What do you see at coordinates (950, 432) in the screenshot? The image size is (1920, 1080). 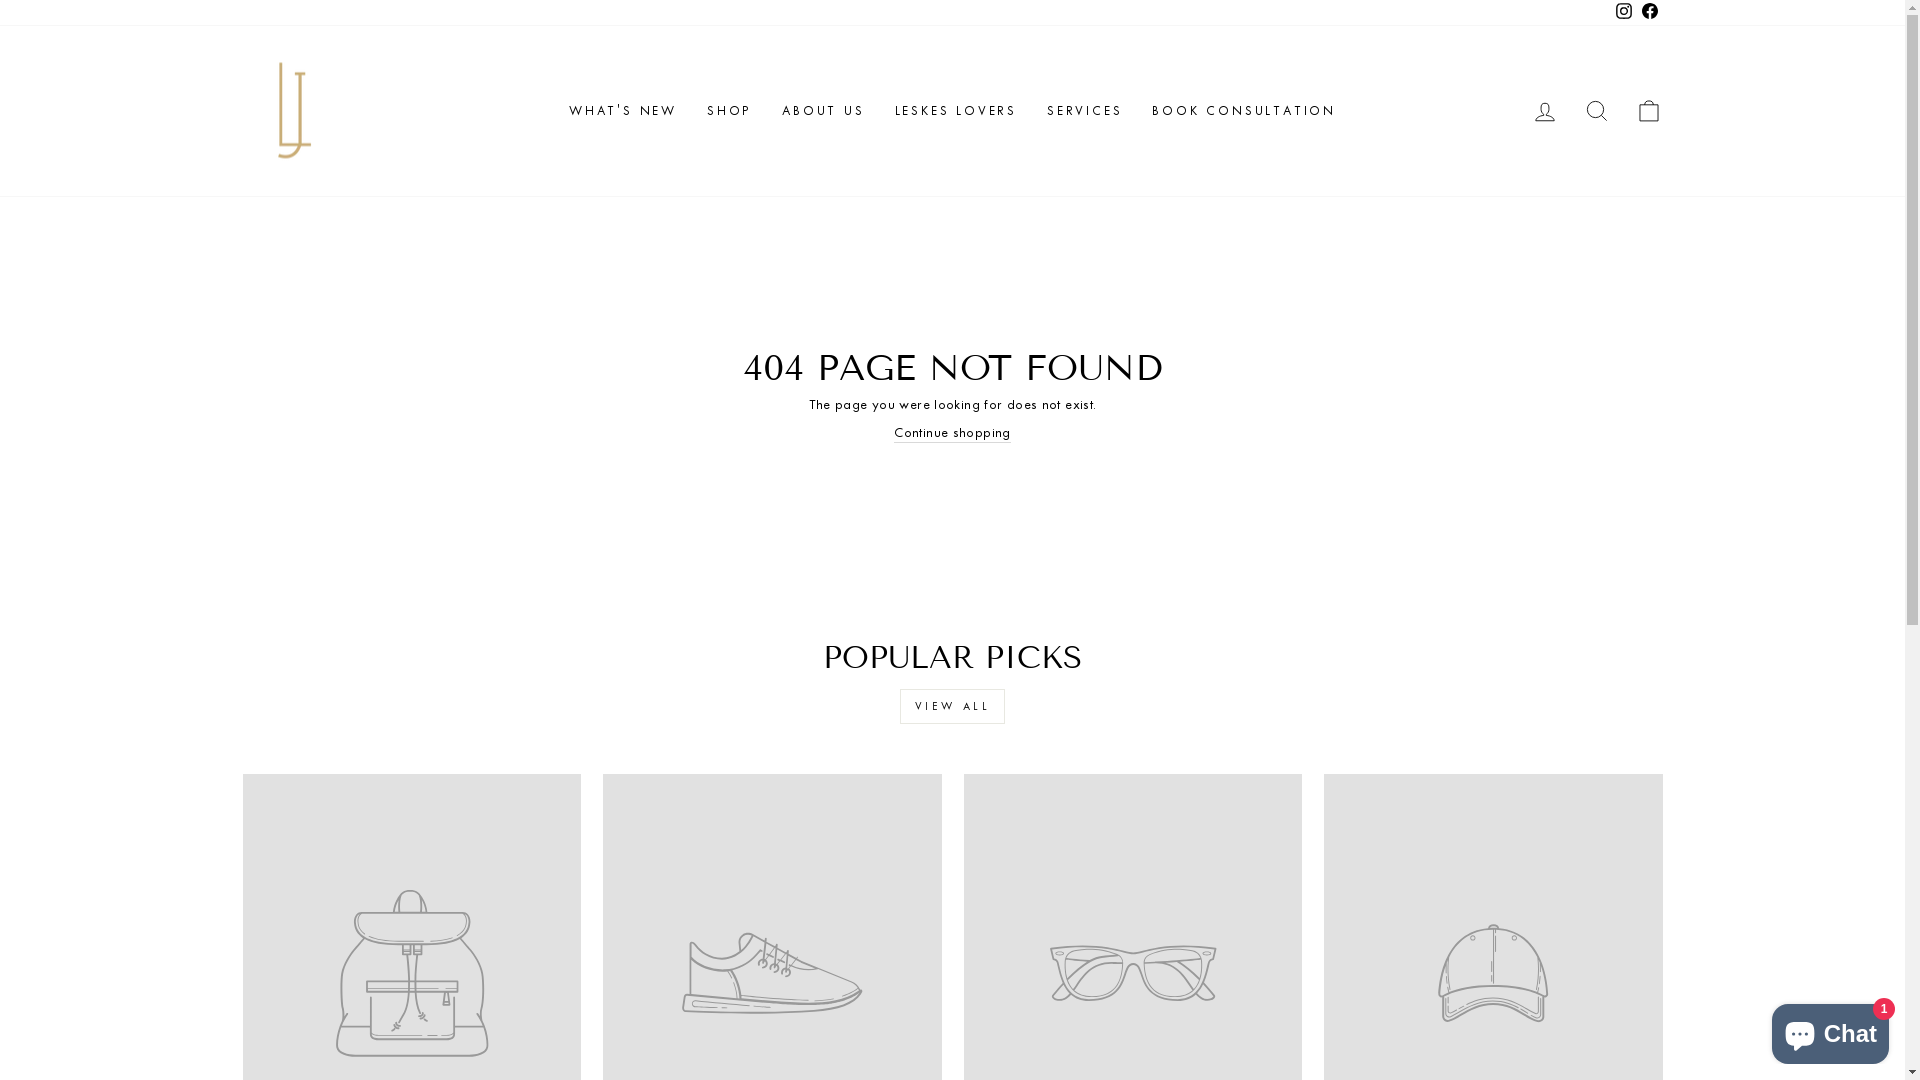 I see `'Continue shopping'` at bounding box center [950, 432].